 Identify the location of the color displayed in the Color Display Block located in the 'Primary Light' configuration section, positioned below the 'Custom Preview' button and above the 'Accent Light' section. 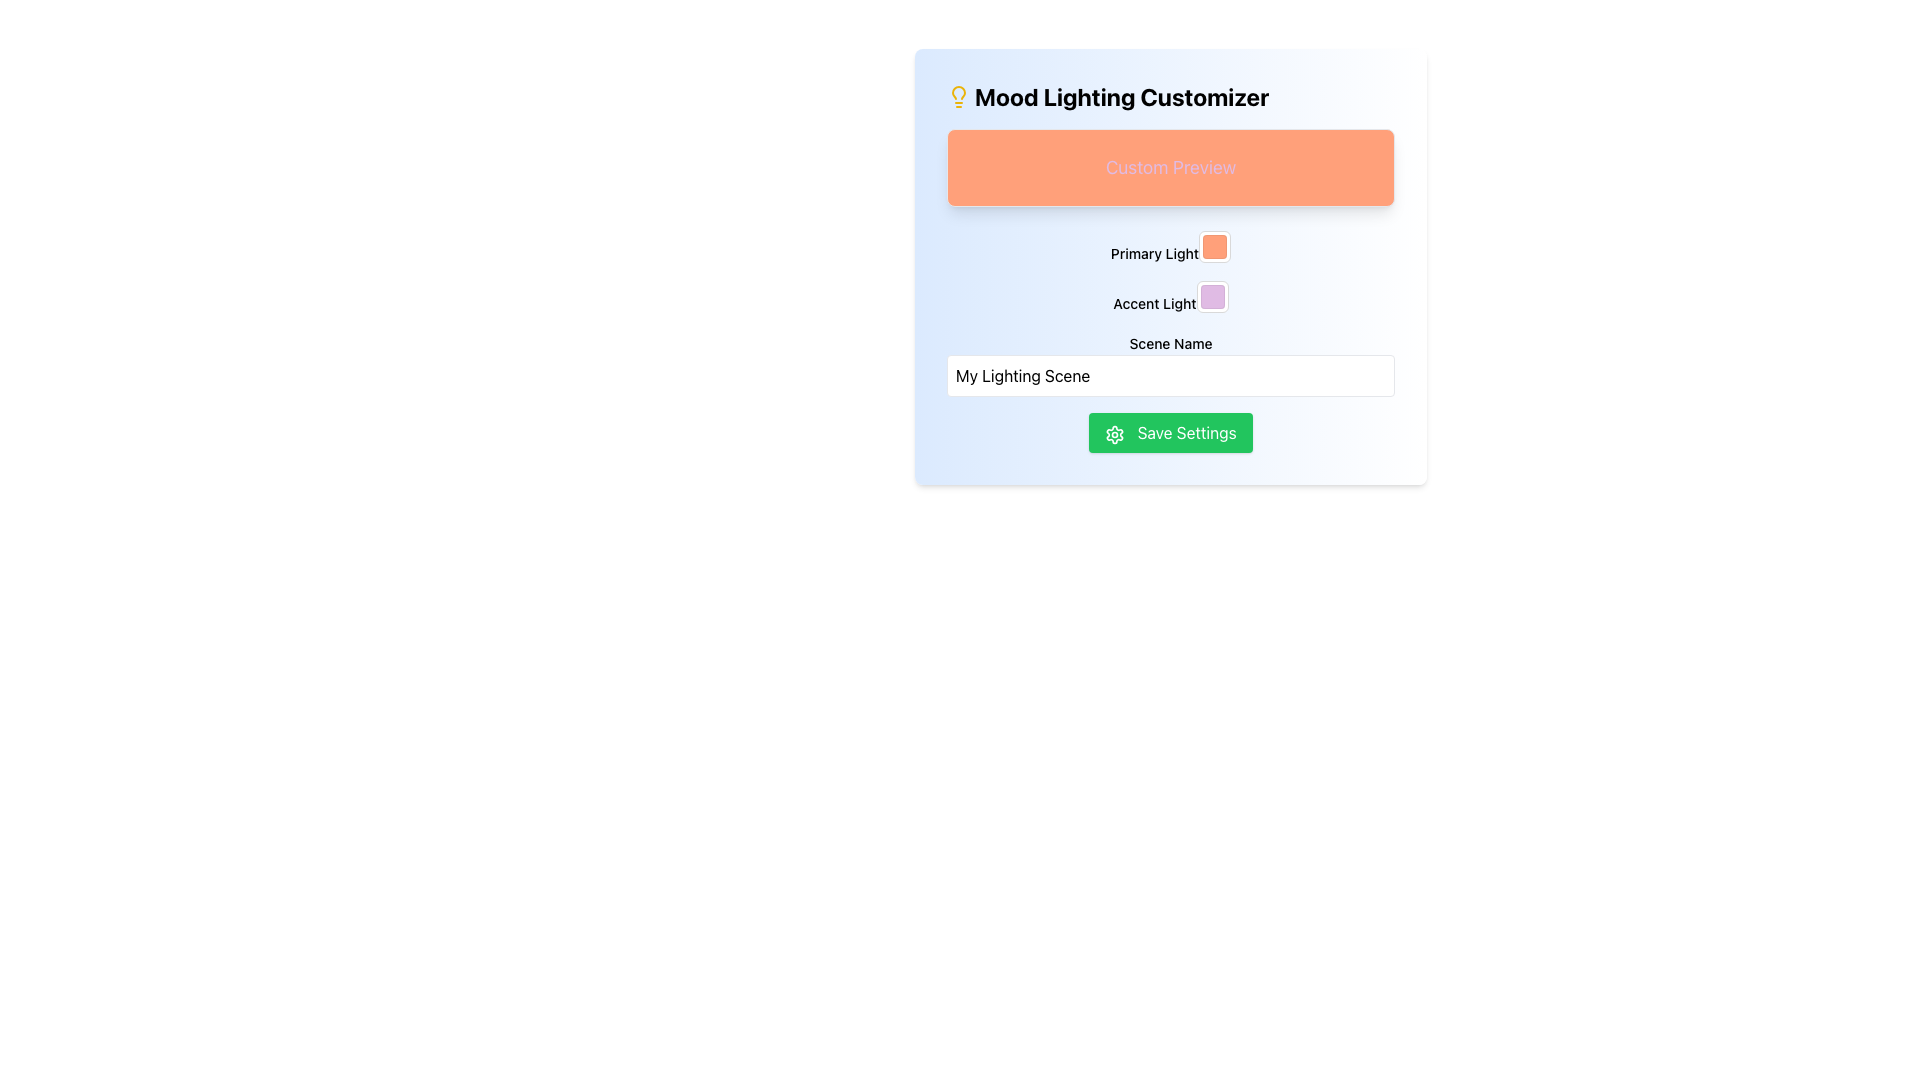
(1214, 245).